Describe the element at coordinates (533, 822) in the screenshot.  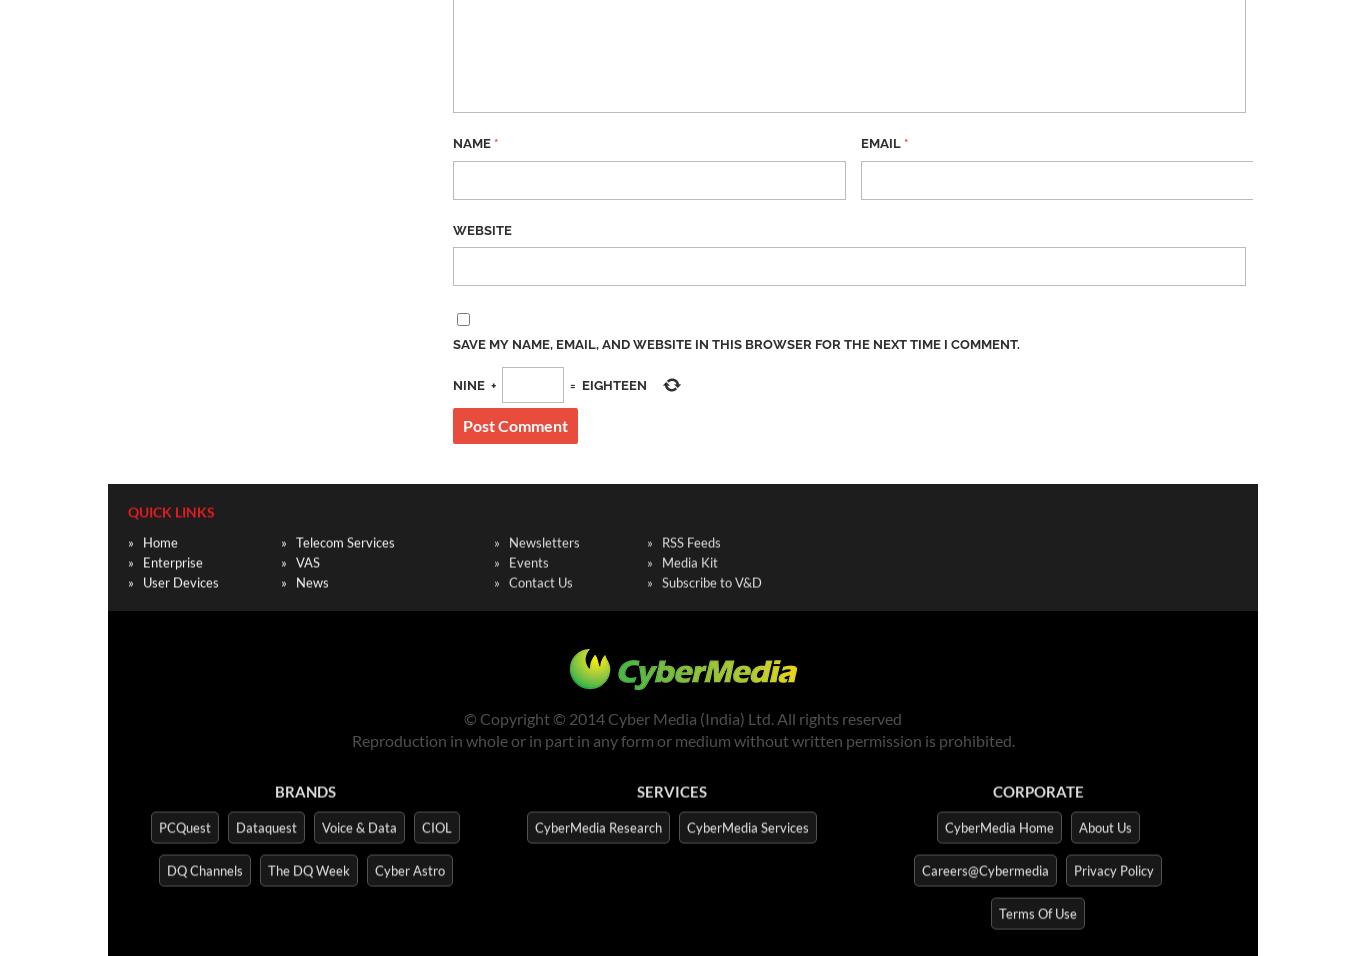
I see `'CyberMedia Research'` at that location.